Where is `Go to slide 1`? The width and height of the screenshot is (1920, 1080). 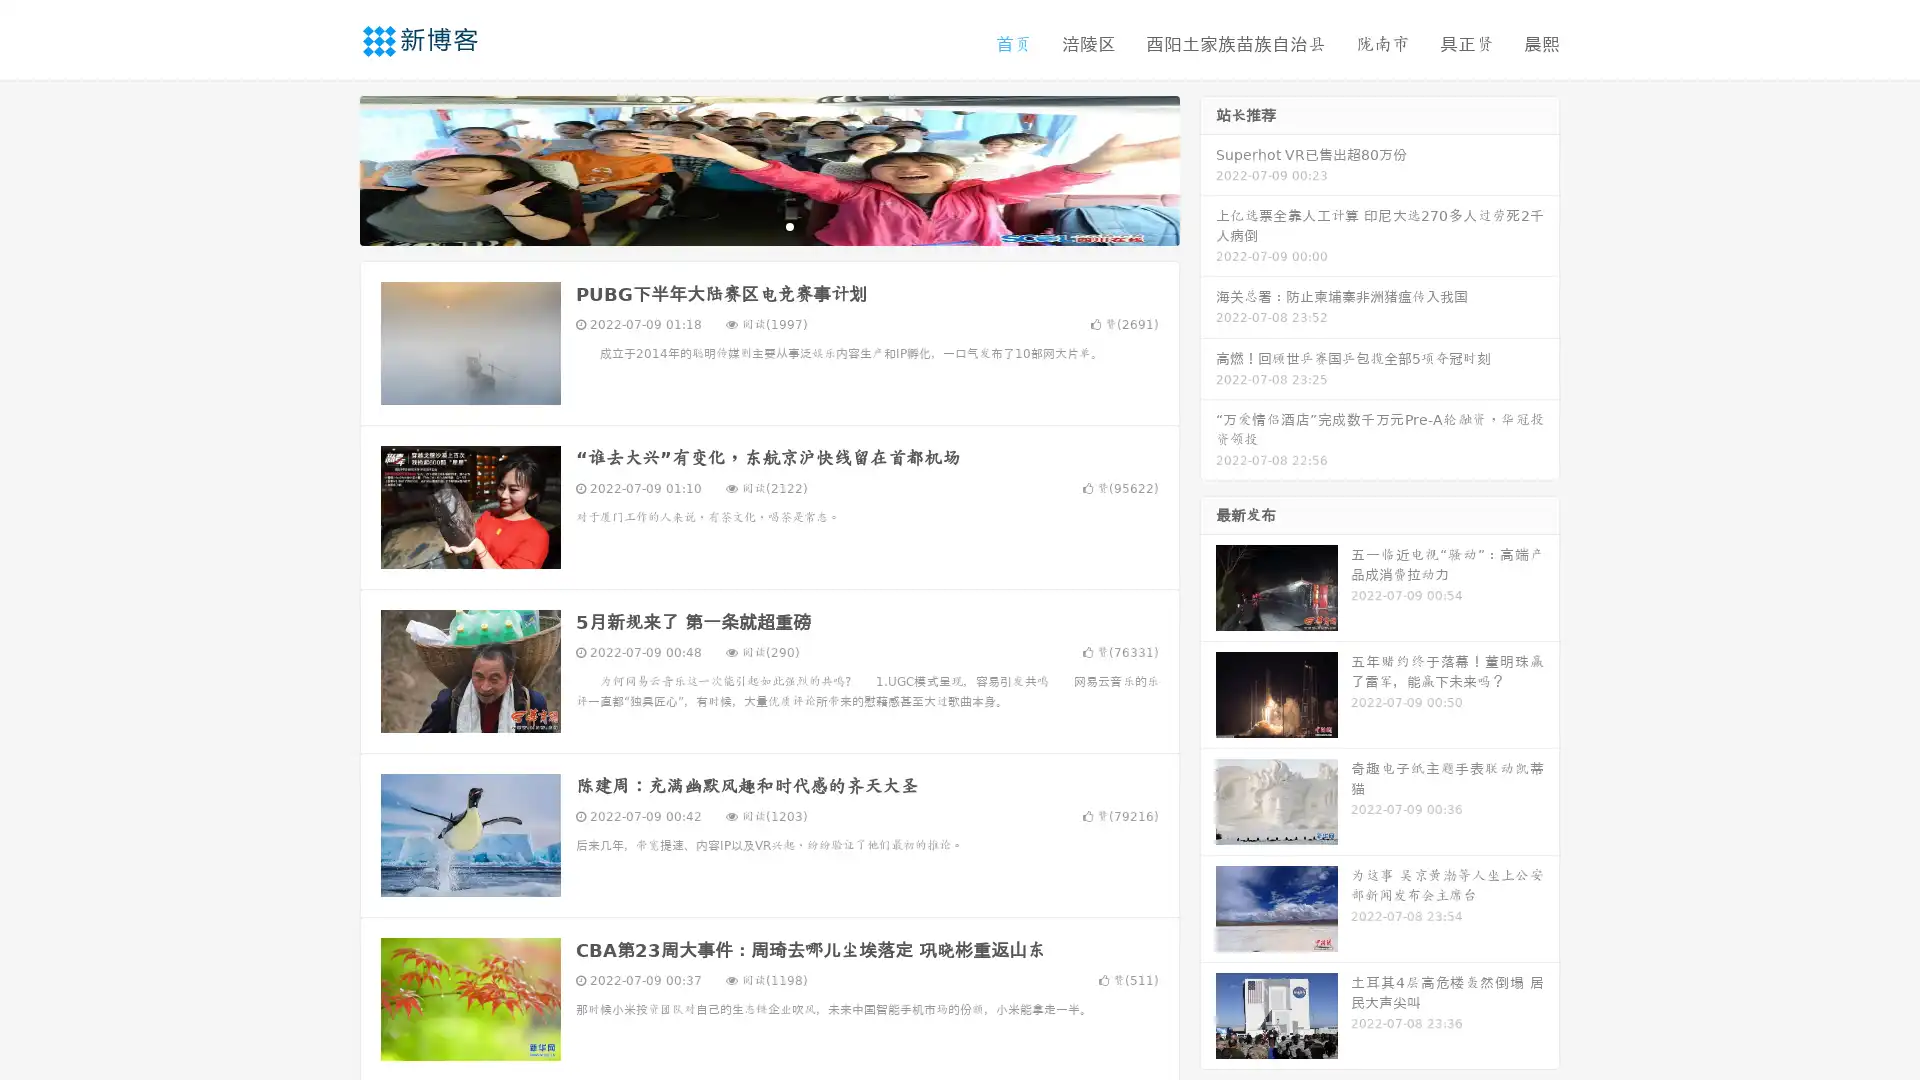 Go to slide 1 is located at coordinates (748, 225).